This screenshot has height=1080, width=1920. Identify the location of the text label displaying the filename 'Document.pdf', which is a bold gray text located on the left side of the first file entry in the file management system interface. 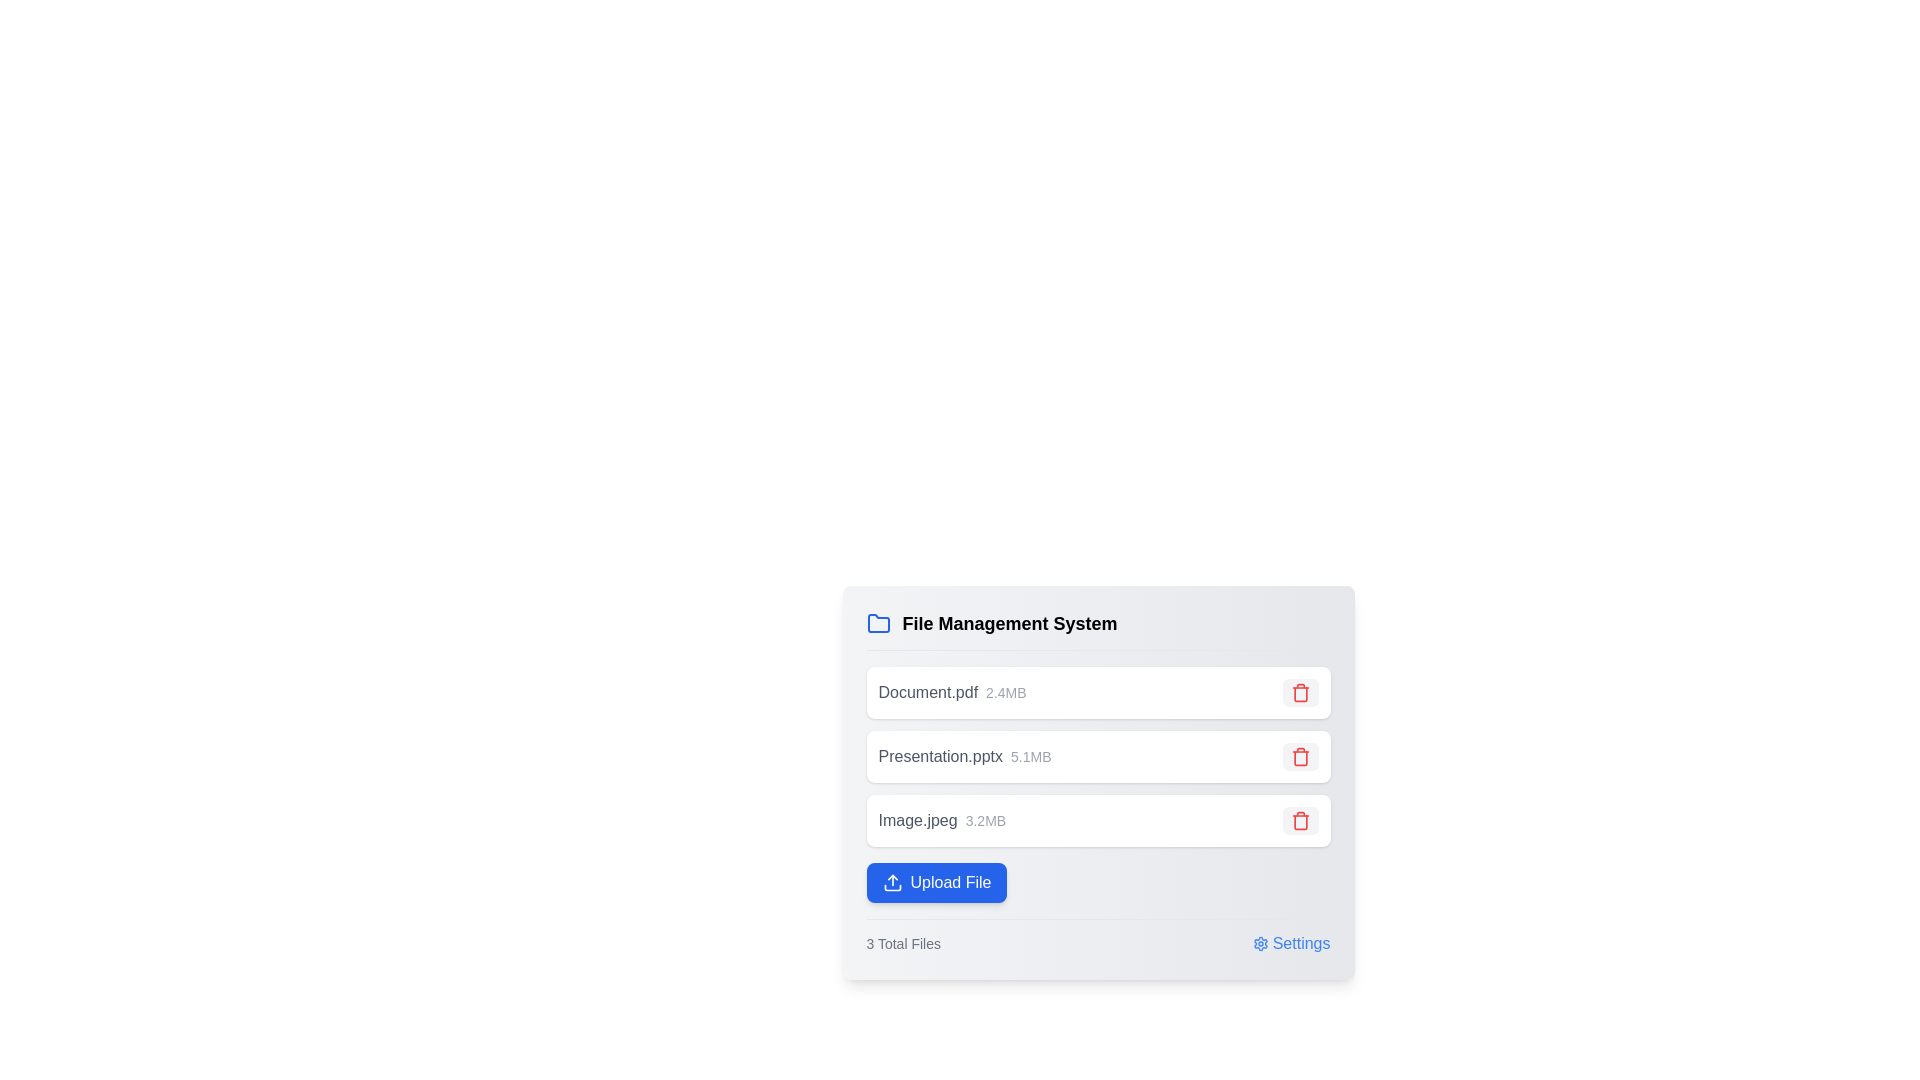
(927, 692).